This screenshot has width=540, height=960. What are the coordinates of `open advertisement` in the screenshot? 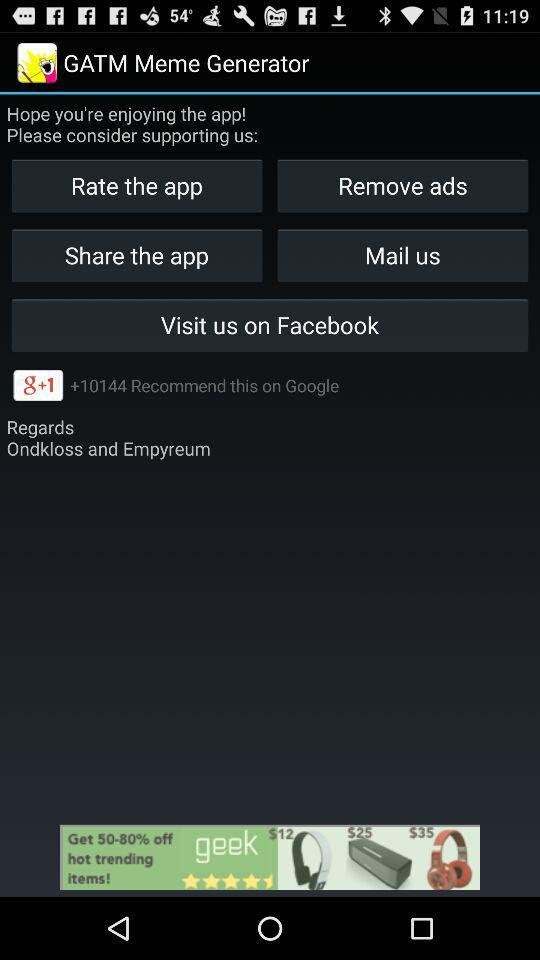 It's located at (270, 856).